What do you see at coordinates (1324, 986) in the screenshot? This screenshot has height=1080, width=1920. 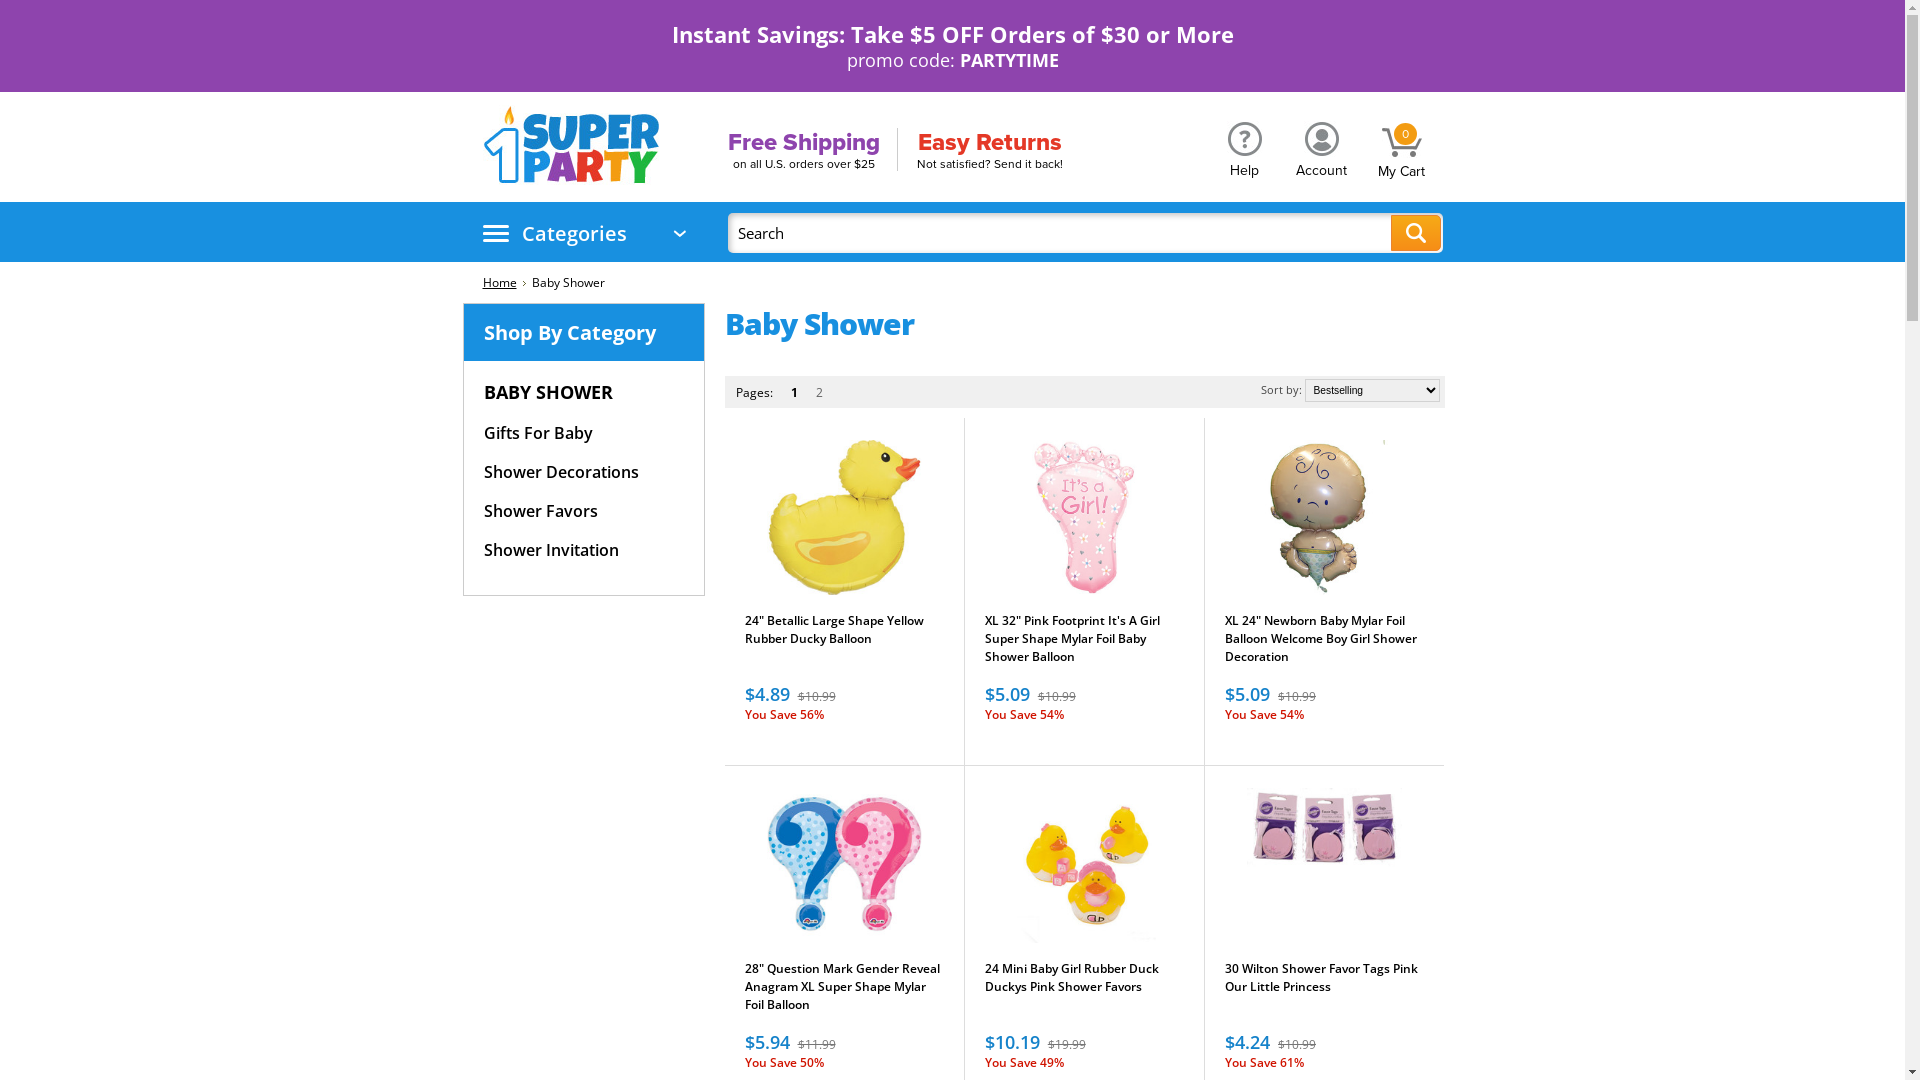 I see `'30 Wilton Shower Favor Tags Pink Our Little Princess'` at bounding box center [1324, 986].